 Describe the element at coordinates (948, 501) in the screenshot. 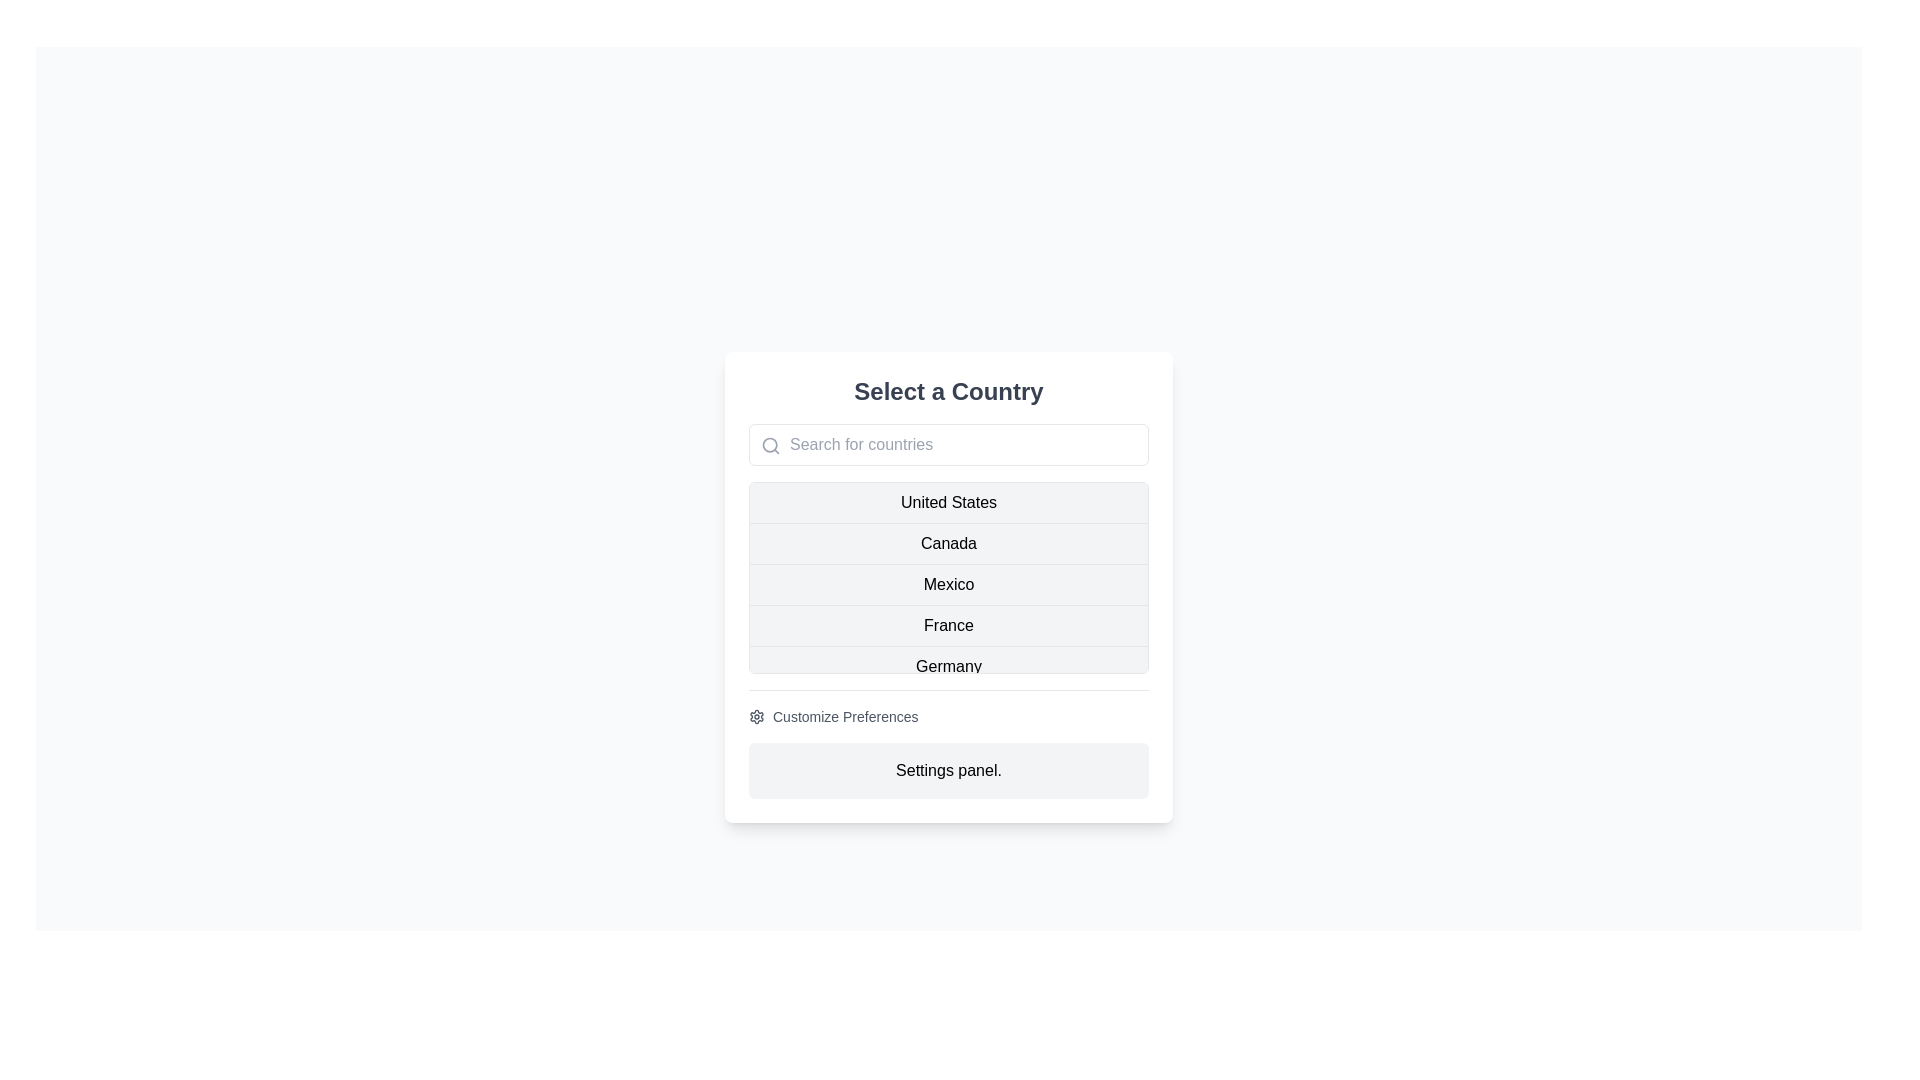

I see `the first item in the selectable list of country names located directly below the search field` at that location.